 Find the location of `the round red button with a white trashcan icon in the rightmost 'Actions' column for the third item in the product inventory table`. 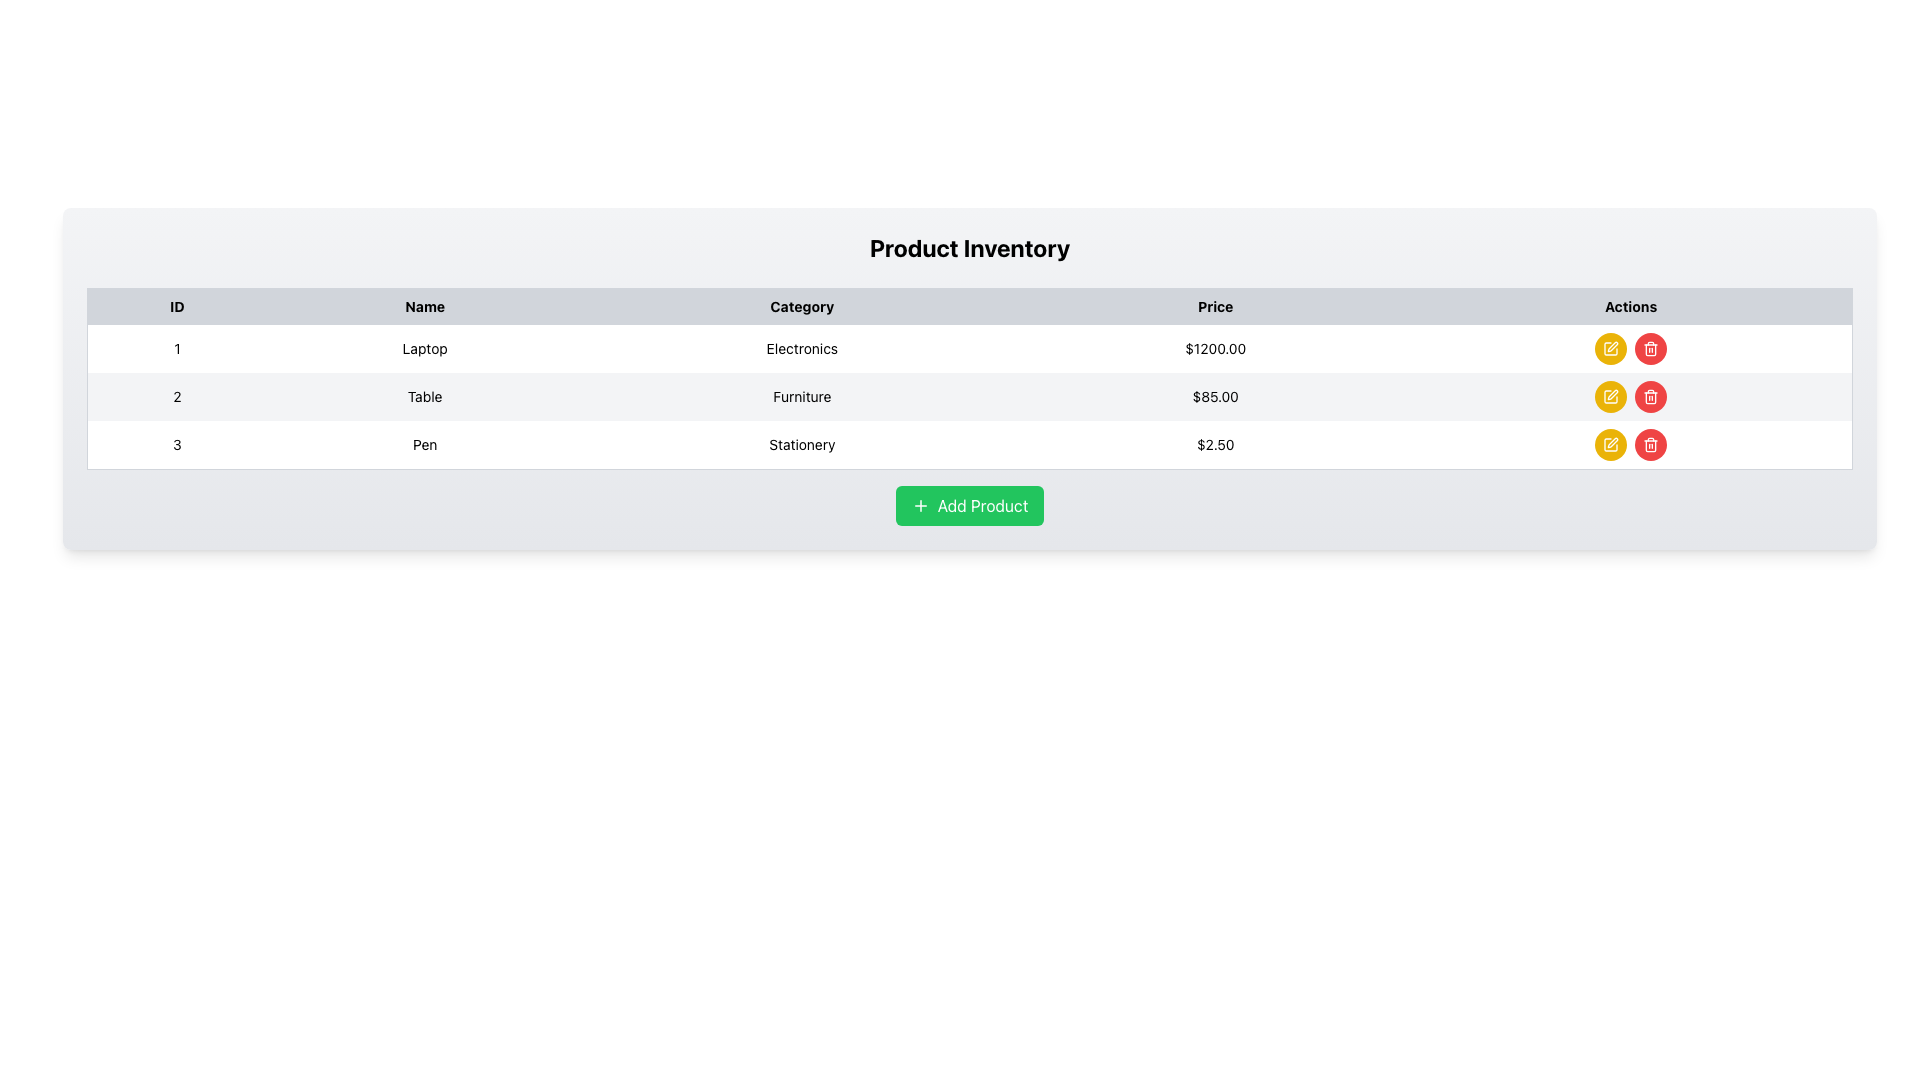

the round red button with a white trashcan icon in the rightmost 'Actions' column for the third item in the product inventory table is located at coordinates (1651, 347).